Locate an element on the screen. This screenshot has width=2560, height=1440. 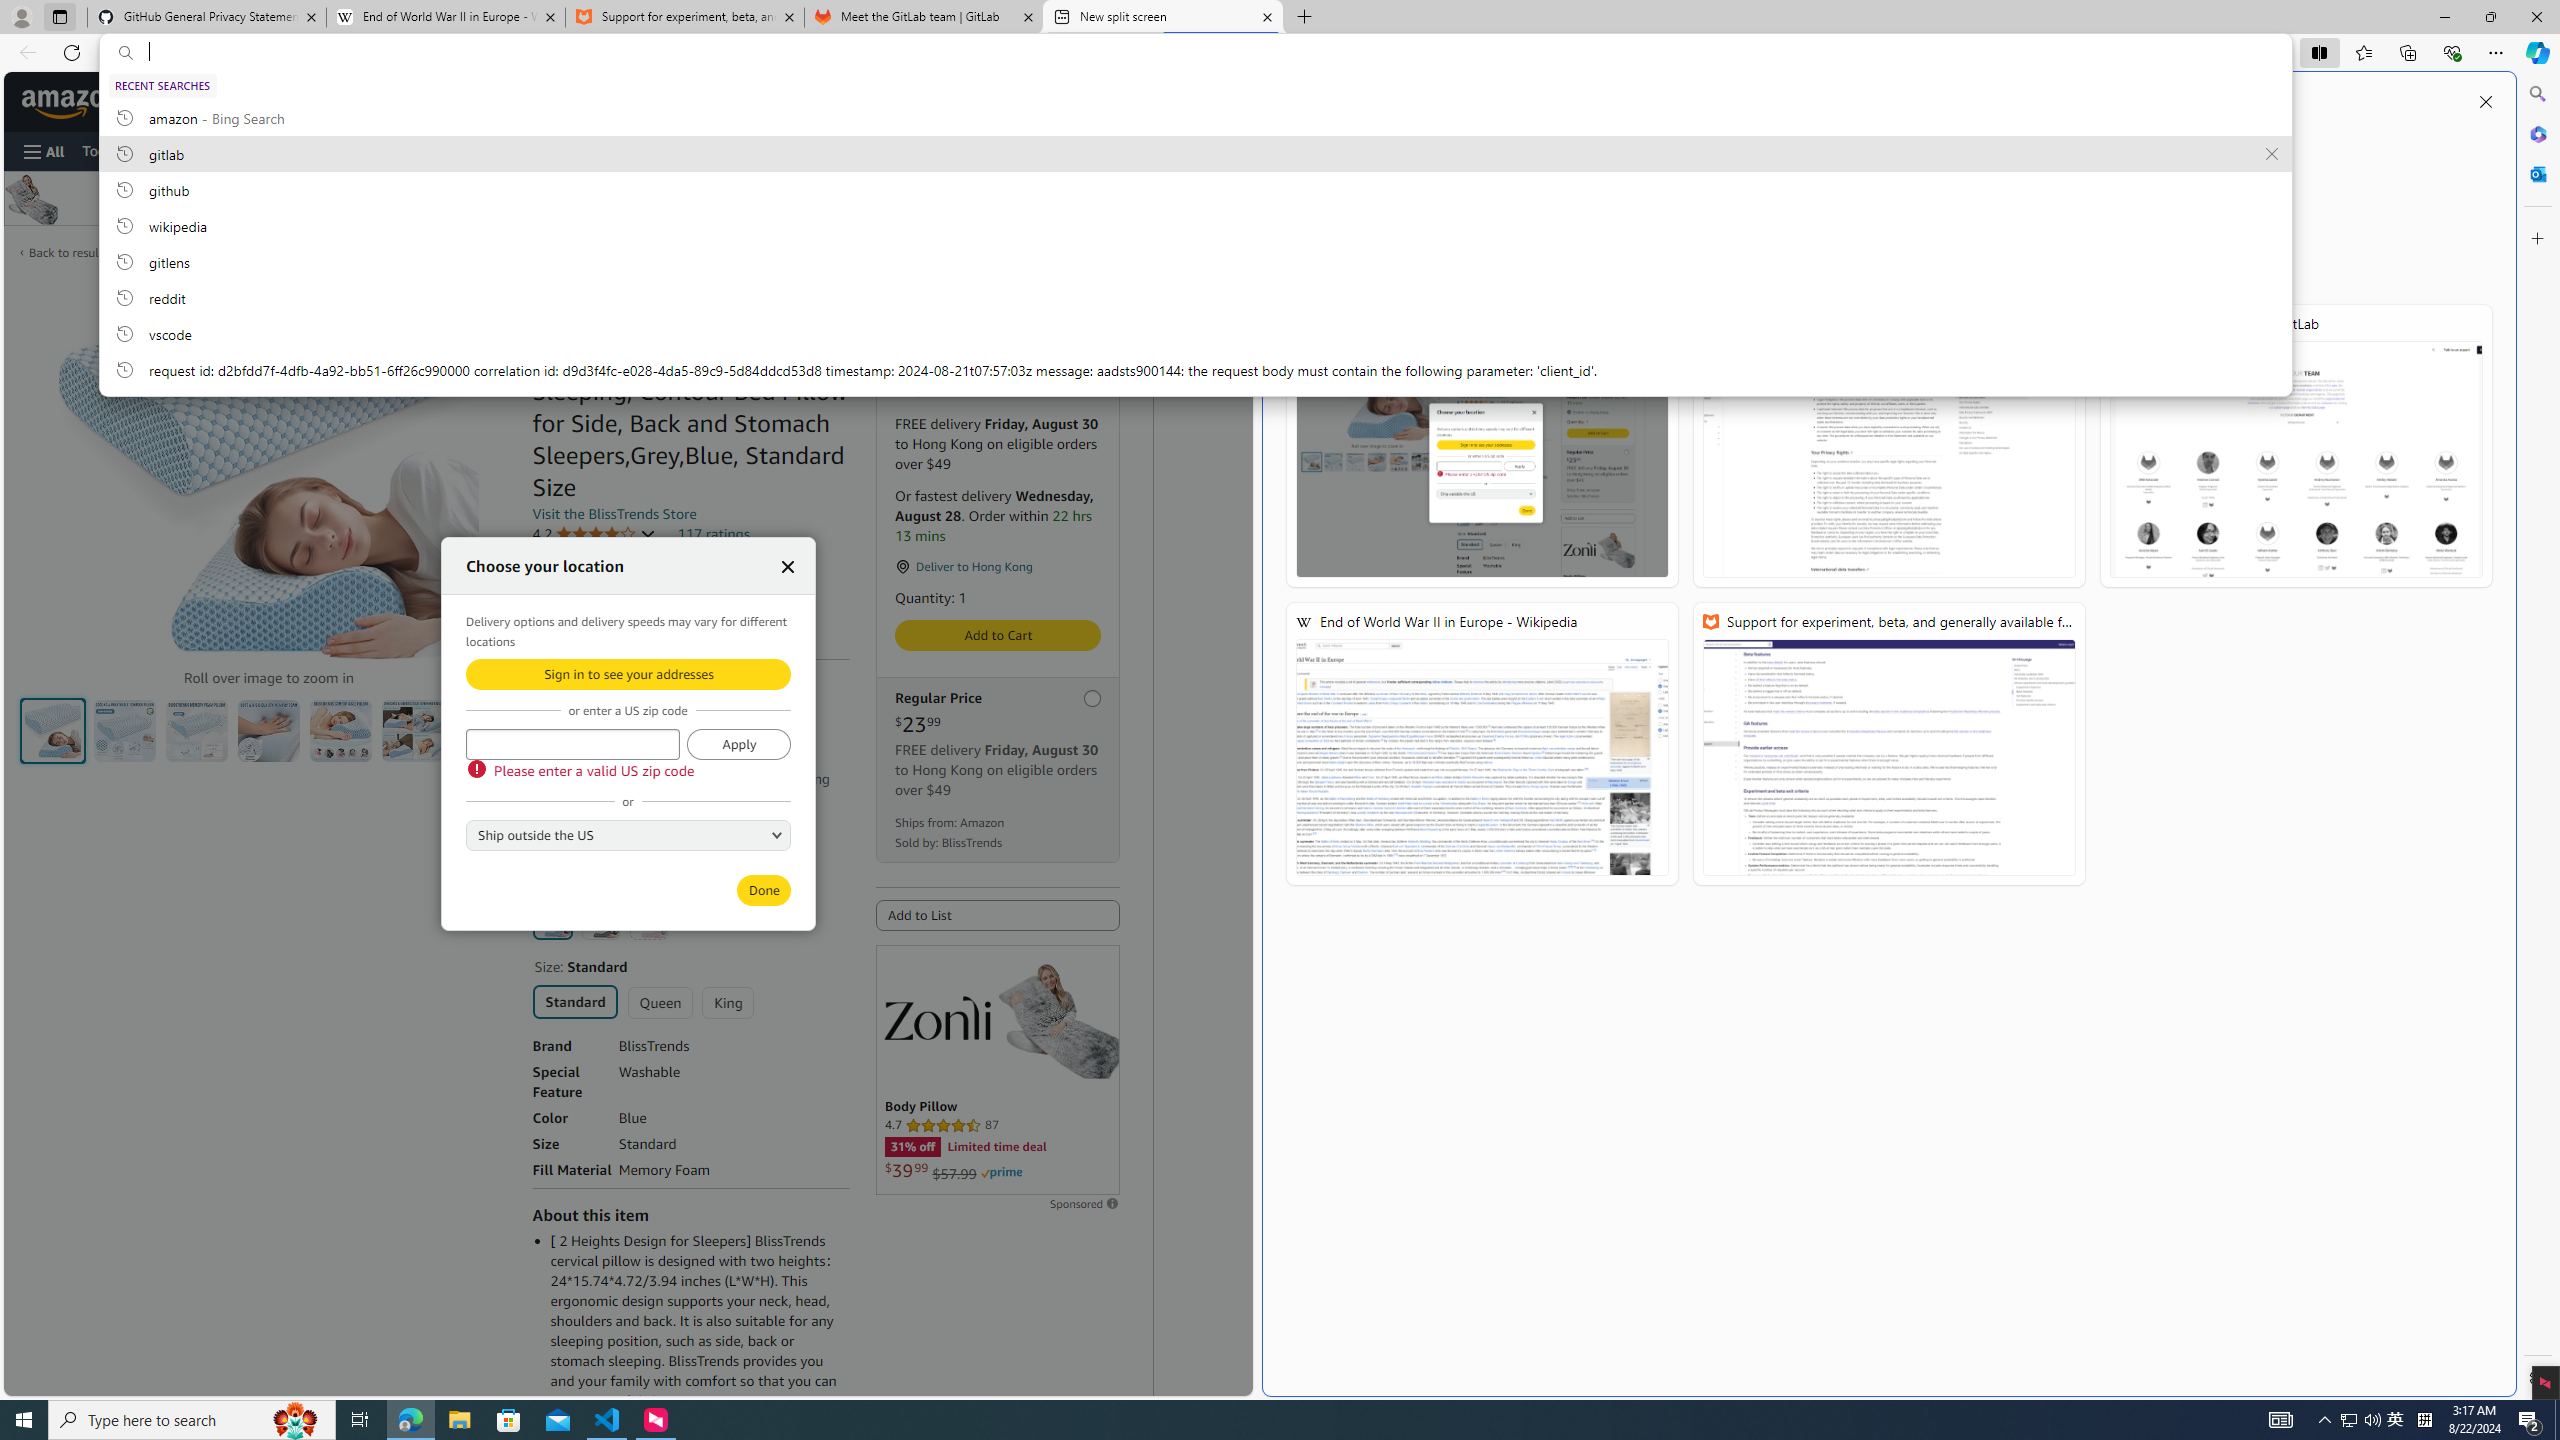
'Search icon' is located at coordinates (125, 53).